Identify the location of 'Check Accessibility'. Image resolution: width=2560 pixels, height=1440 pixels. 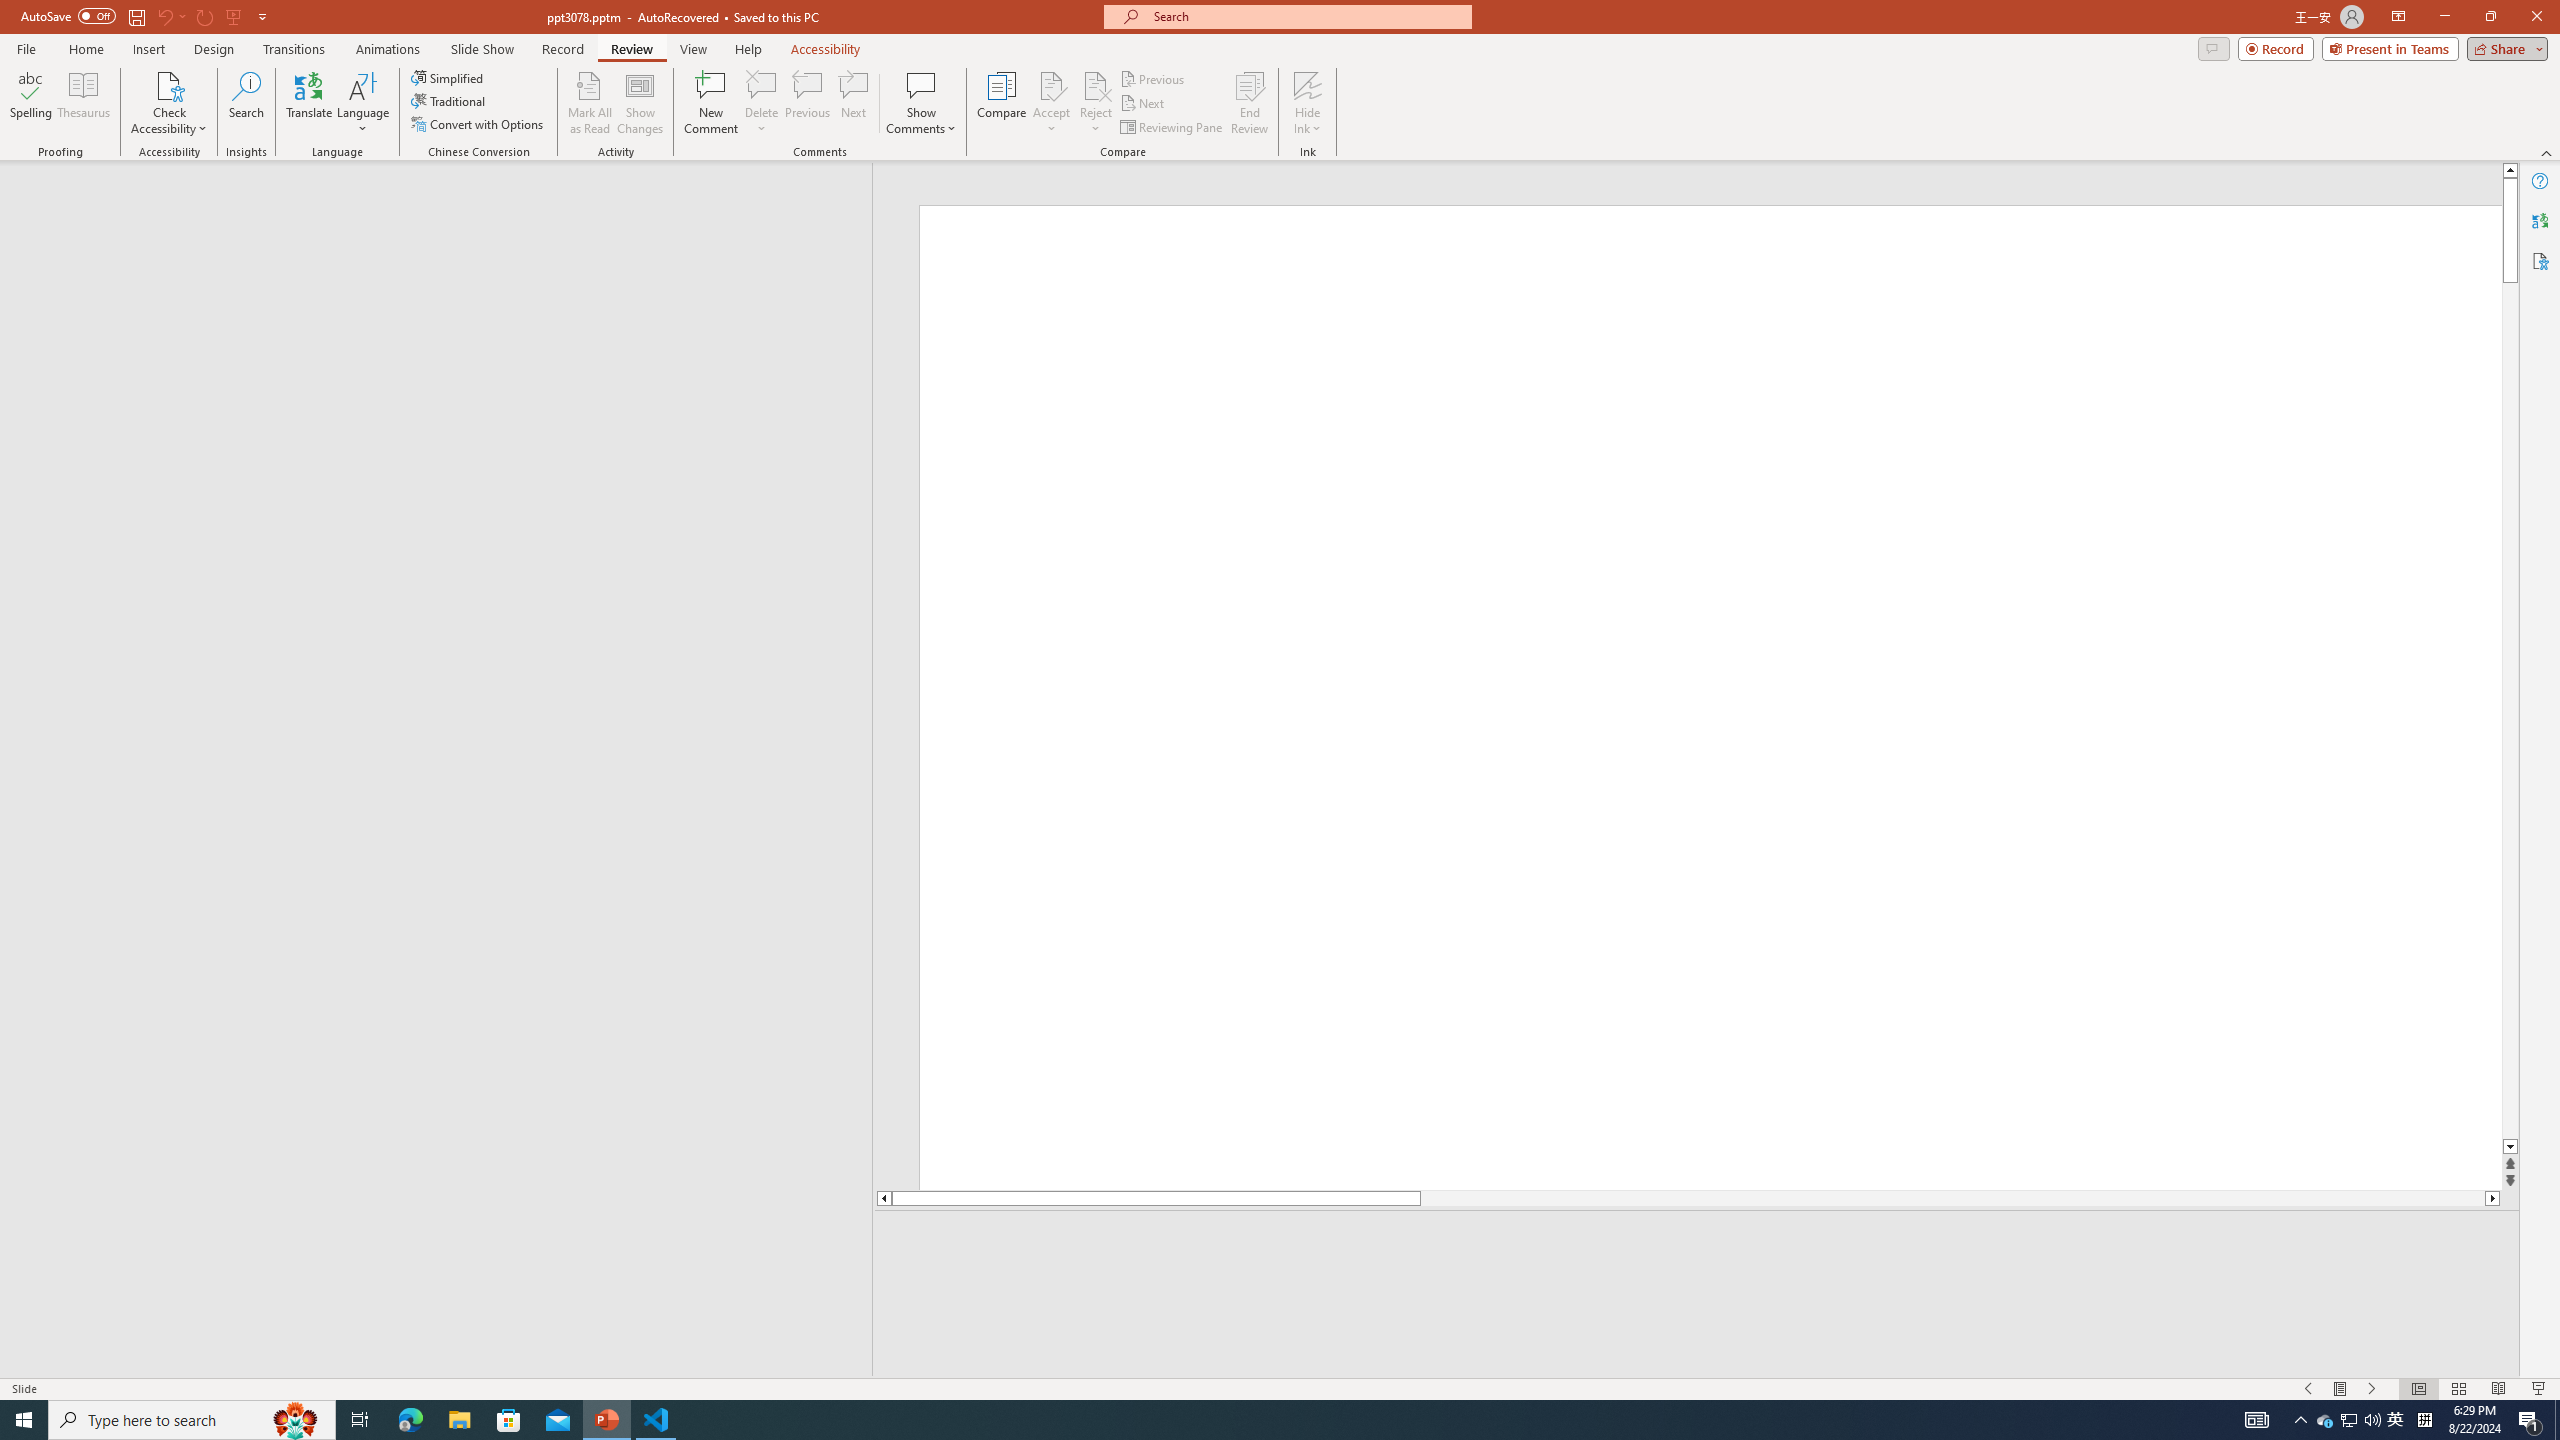
(167, 84).